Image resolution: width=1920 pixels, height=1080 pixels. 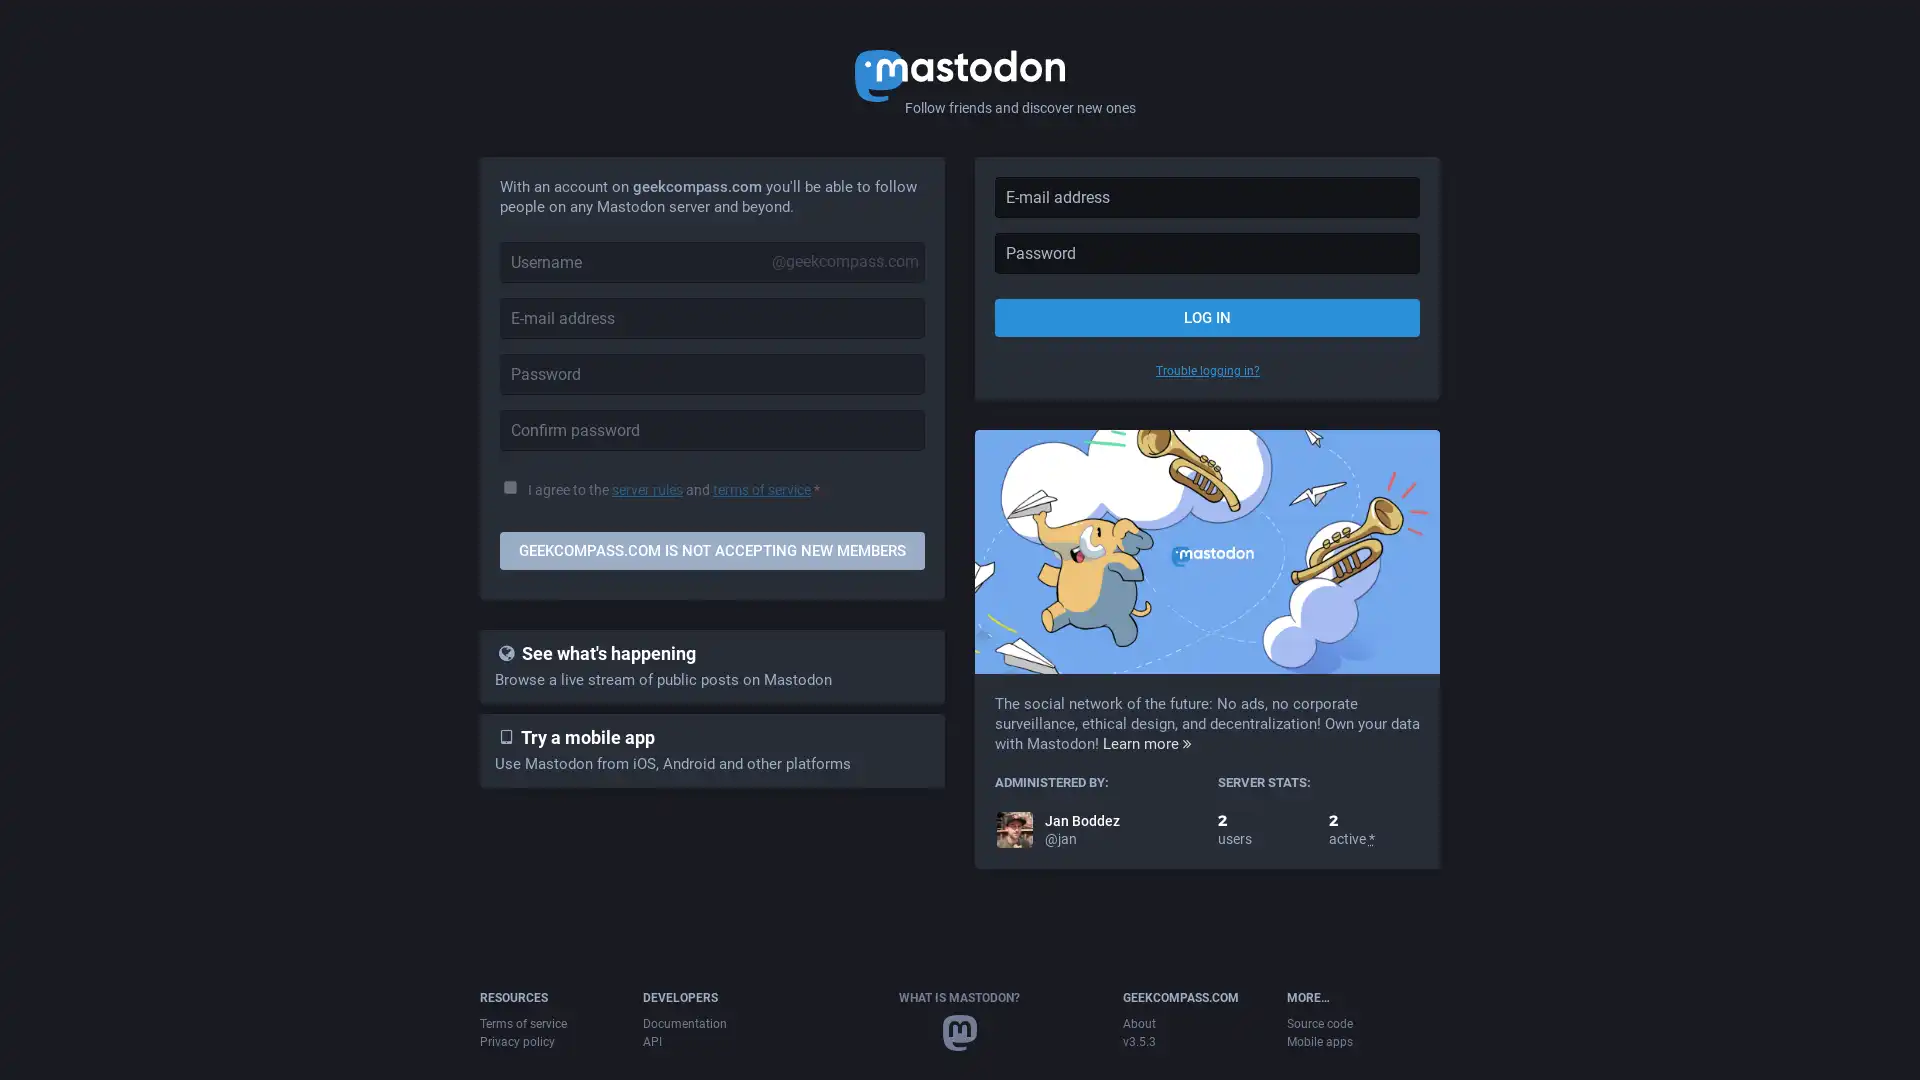 What do you see at coordinates (1206, 316) in the screenshot?
I see `LOG IN` at bounding box center [1206, 316].